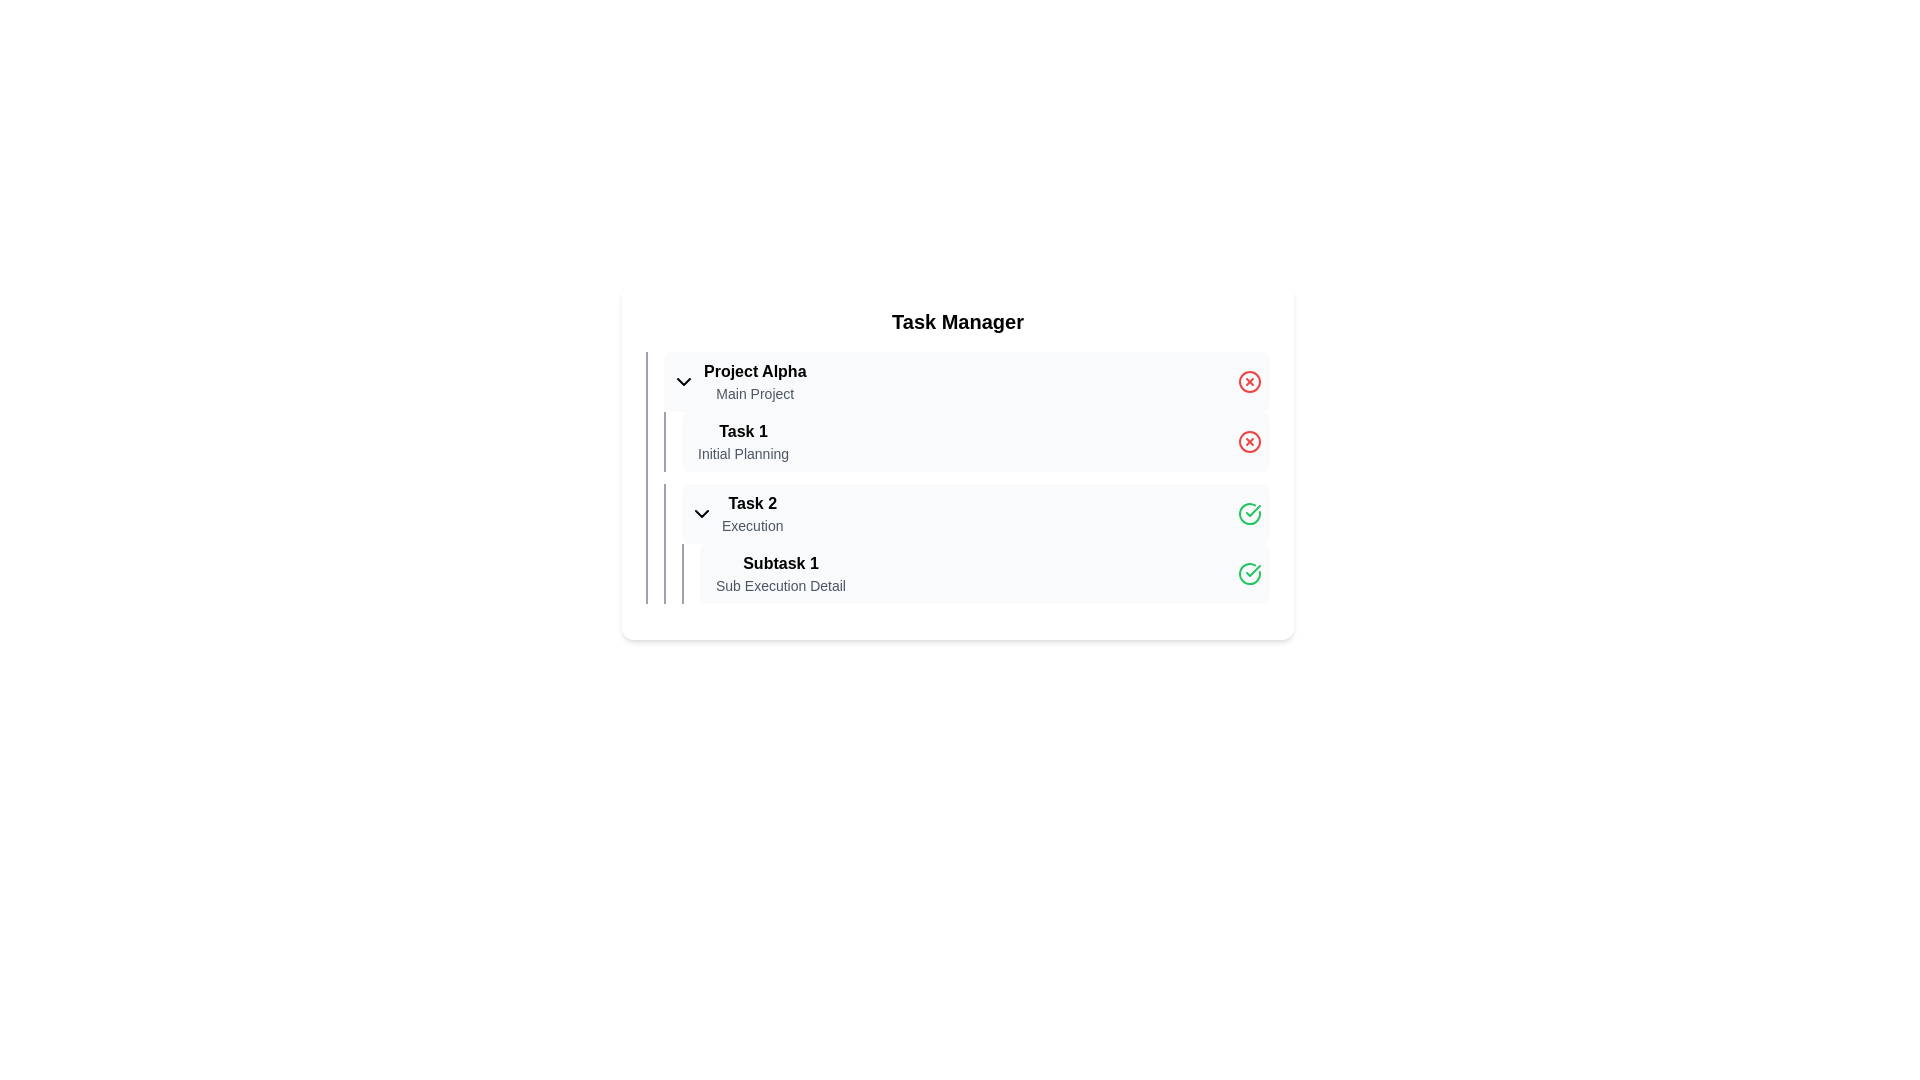 The width and height of the screenshot is (1920, 1080). I want to click on the second list item under the 'Project Alpha' section, so click(966, 441).